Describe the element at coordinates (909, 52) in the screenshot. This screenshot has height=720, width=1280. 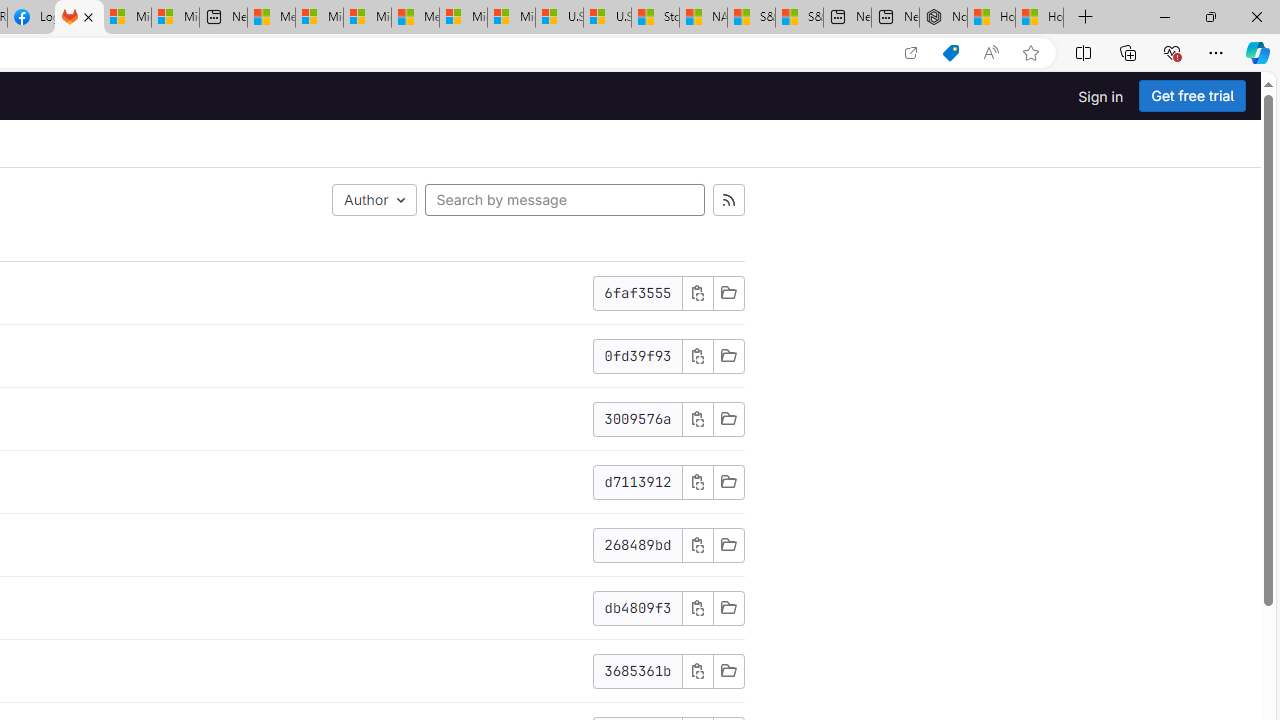
I see `'Open in app'` at that location.